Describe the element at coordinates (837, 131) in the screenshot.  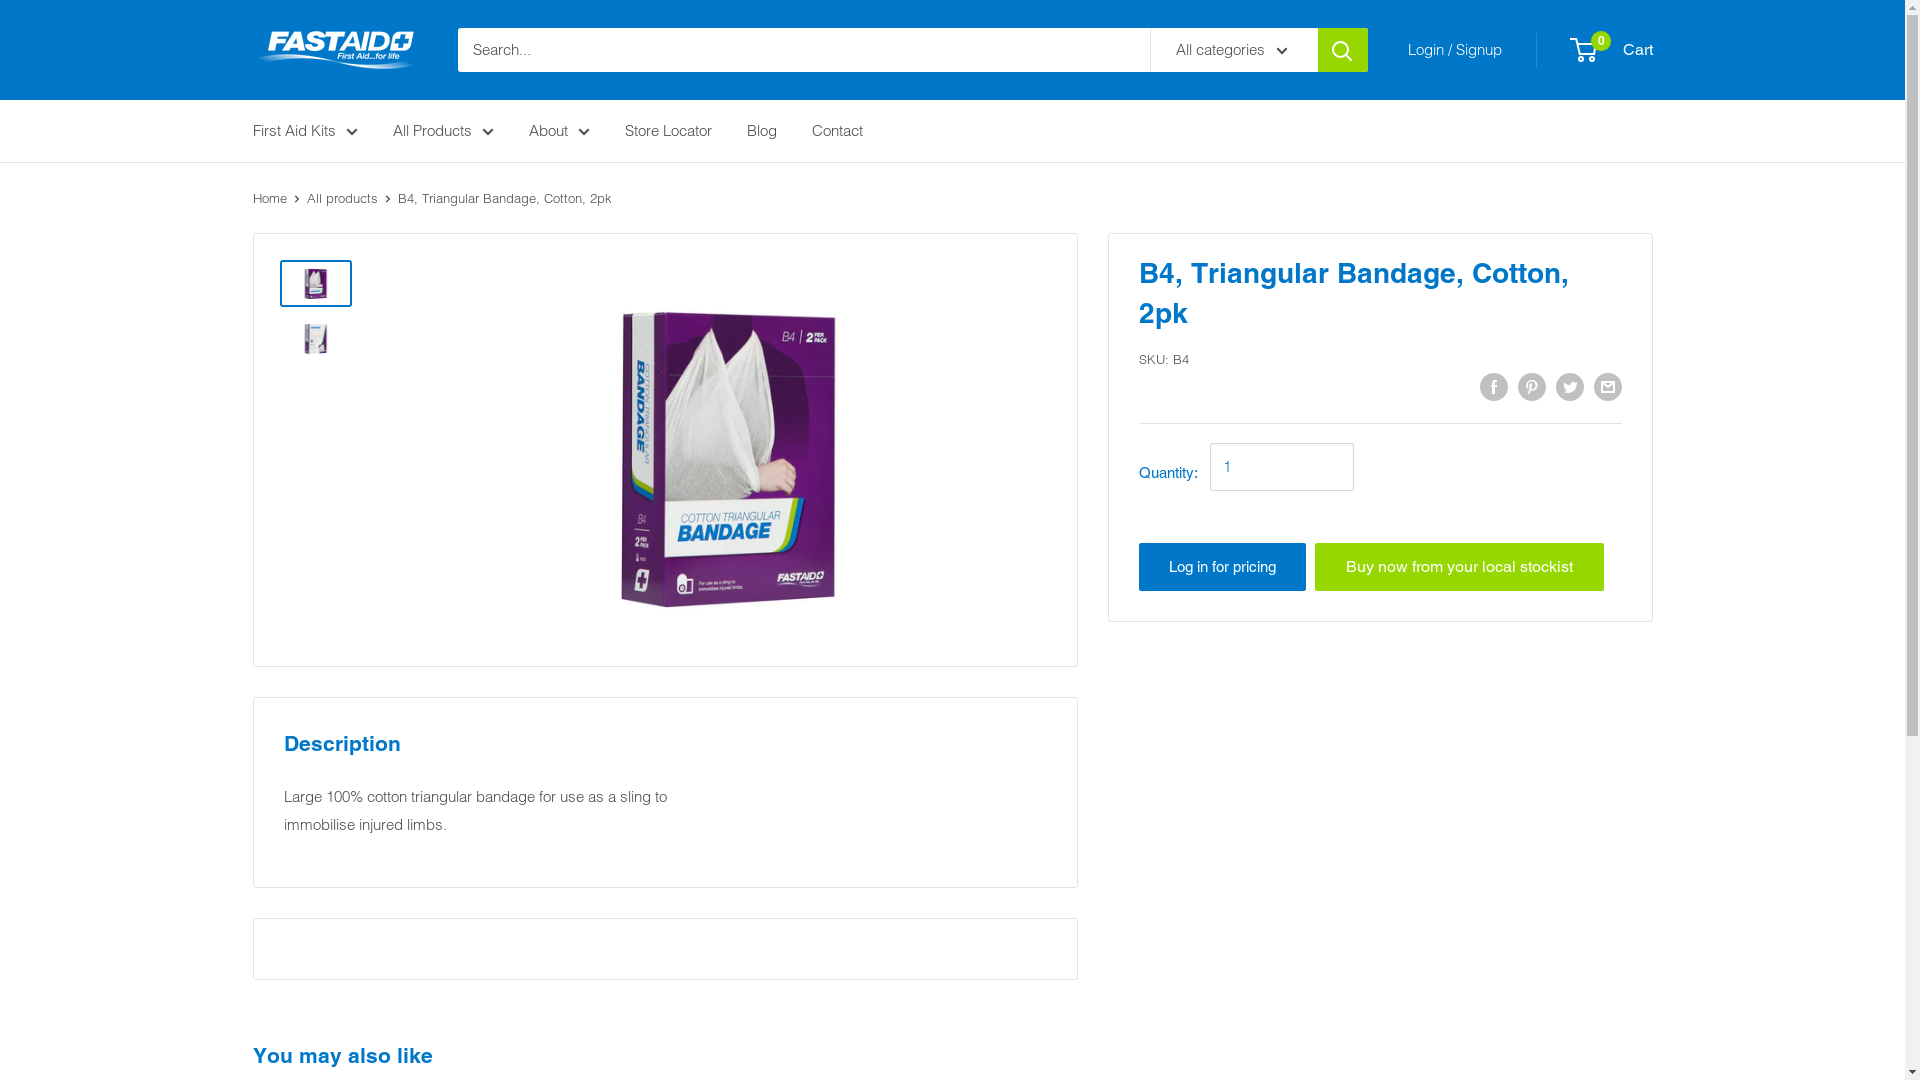
I see `'Contact'` at that location.